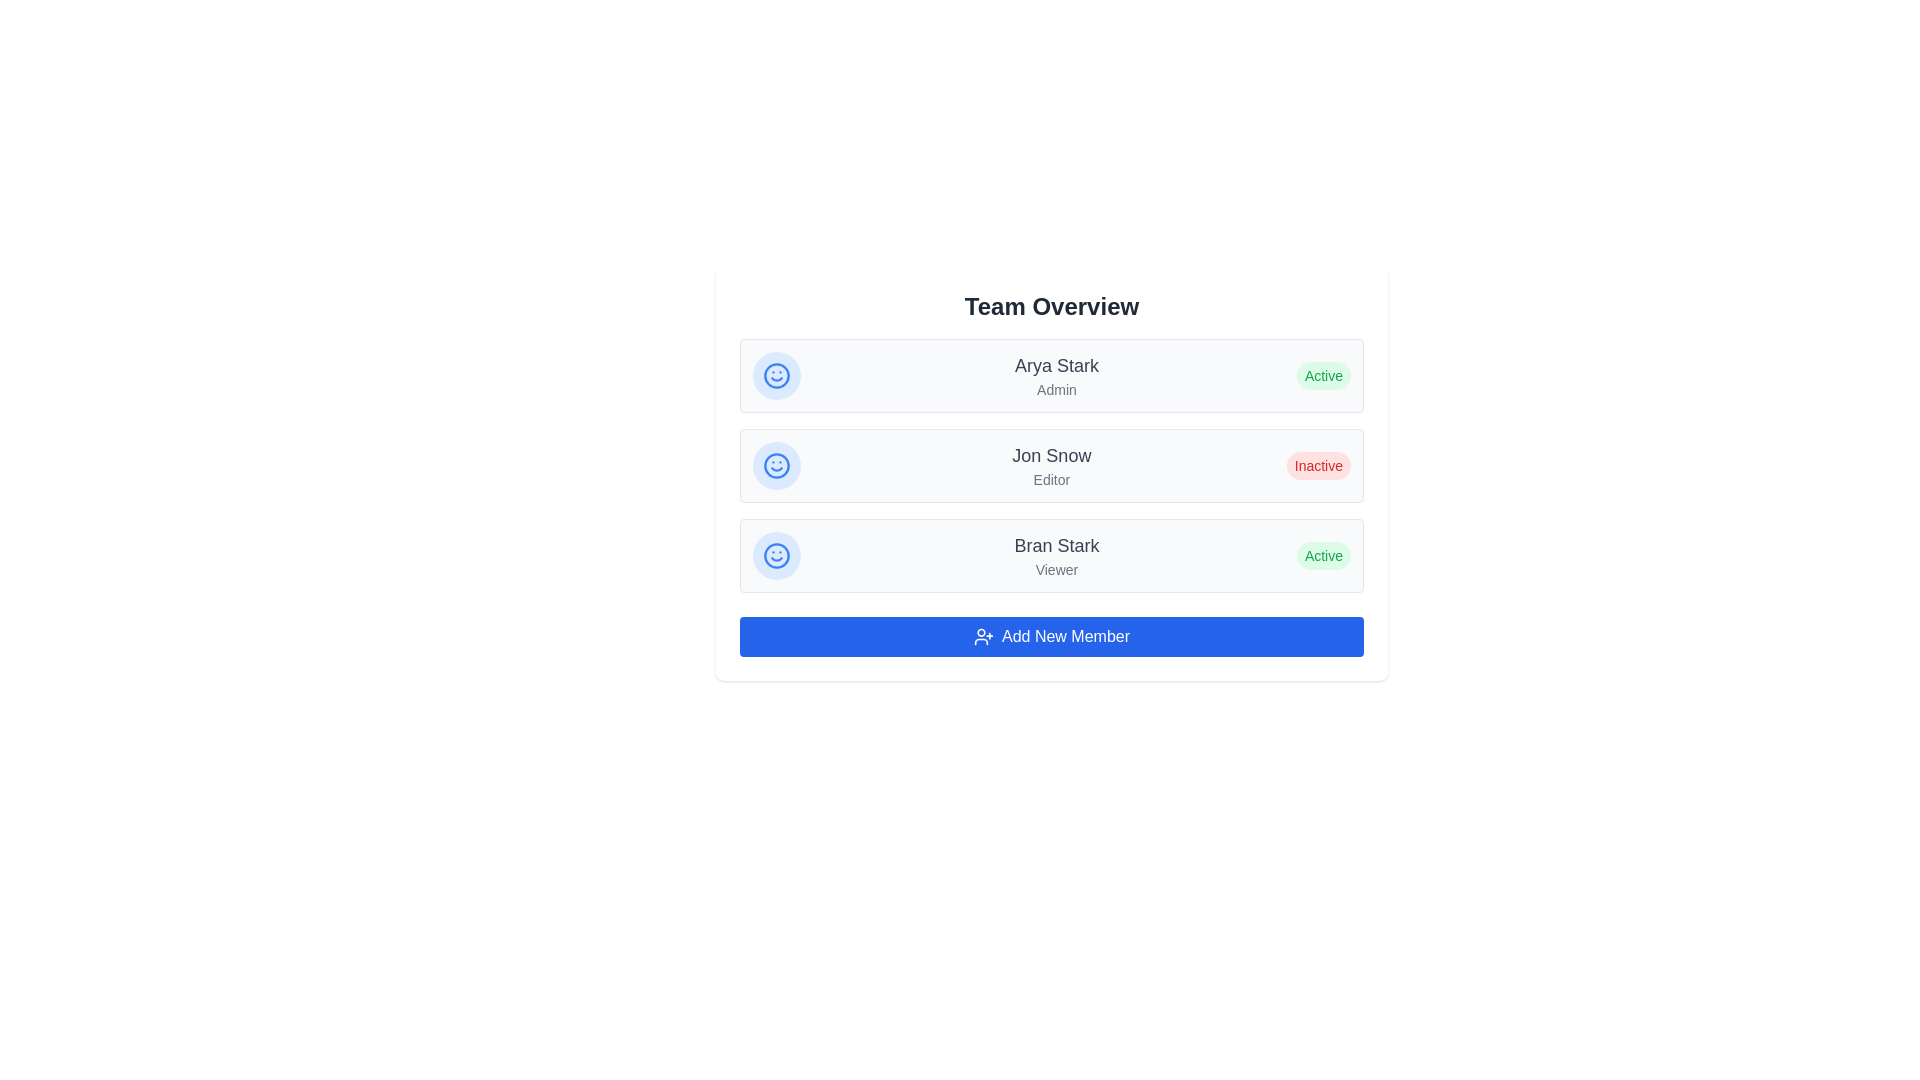  What do you see at coordinates (1050, 479) in the screenshot?
I see `the 'Editor' label, which is a small gray text located directly below the larger text 'Jon Snow' in the second entry of a three-entry vertical list` at bounding box center [1050, 479].